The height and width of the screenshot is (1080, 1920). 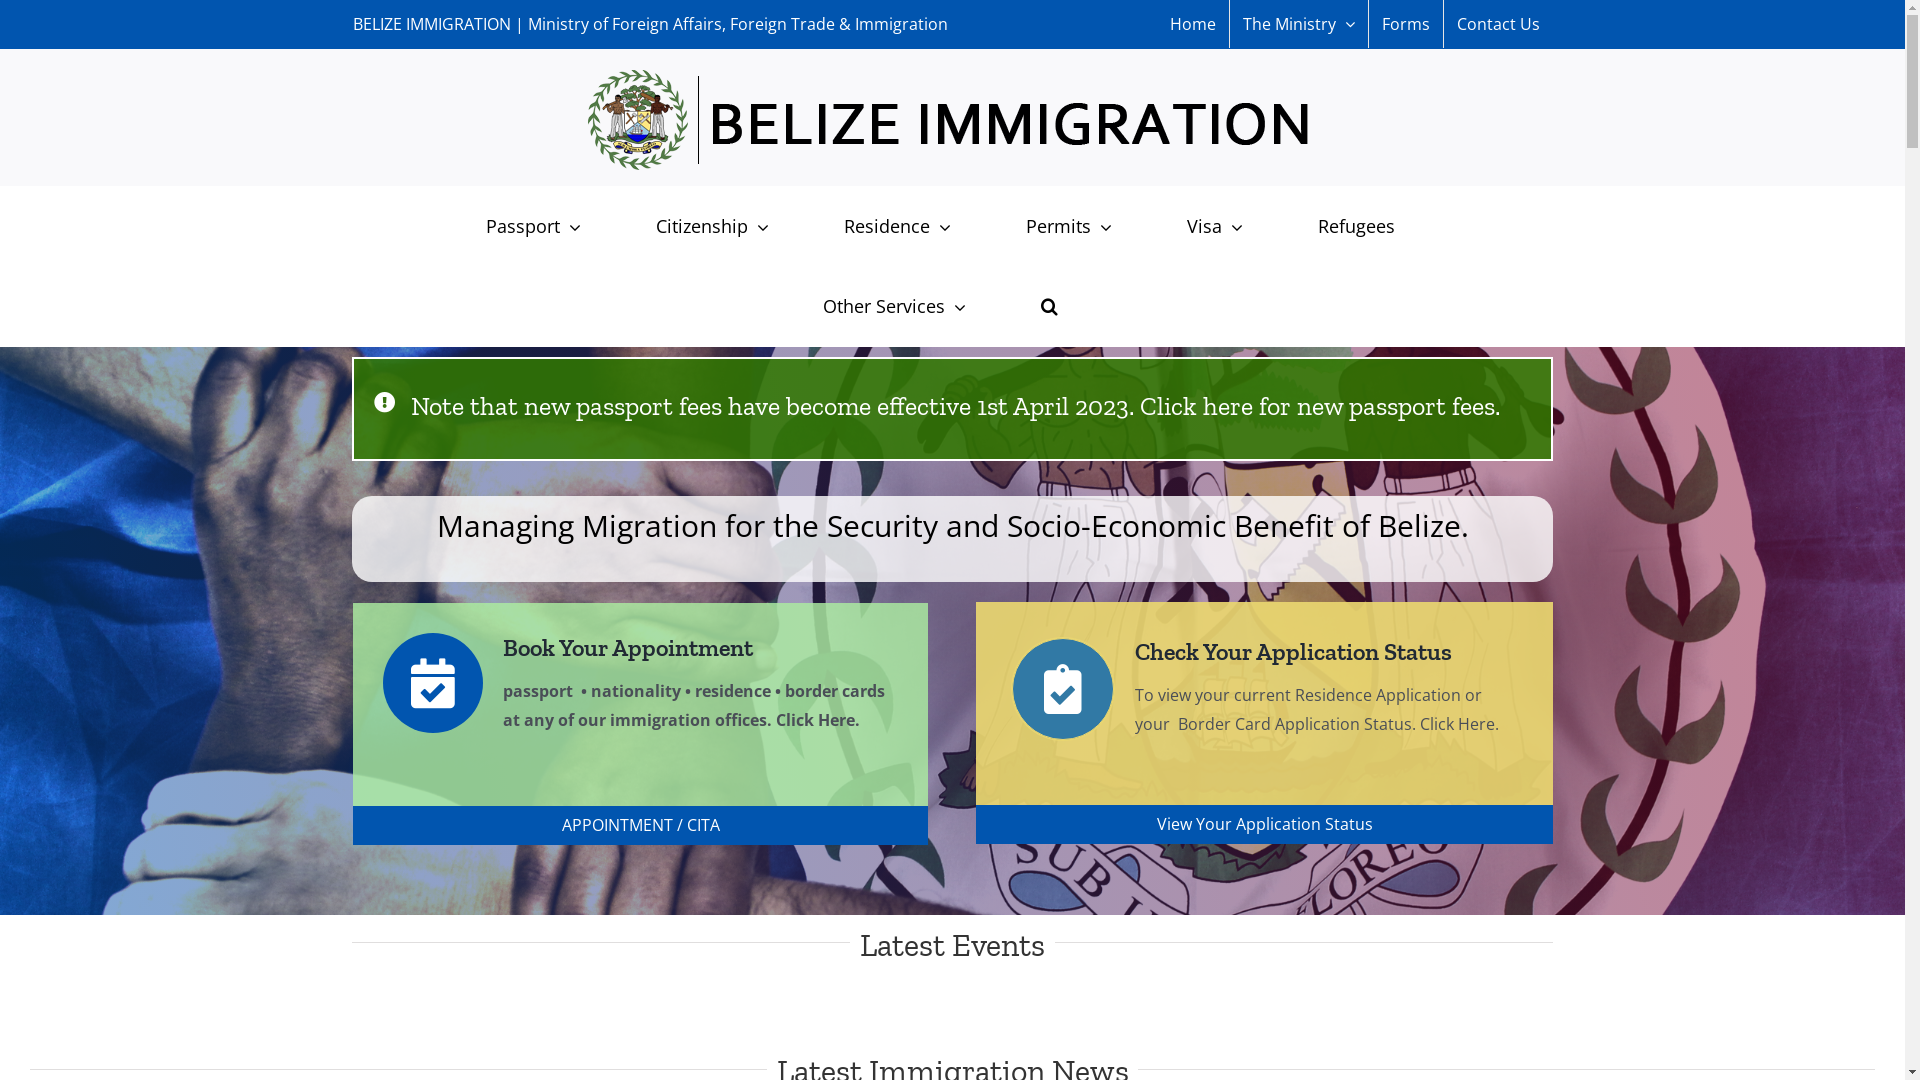 I want to click on 'The Ministry', so click(x=1299, y=23).